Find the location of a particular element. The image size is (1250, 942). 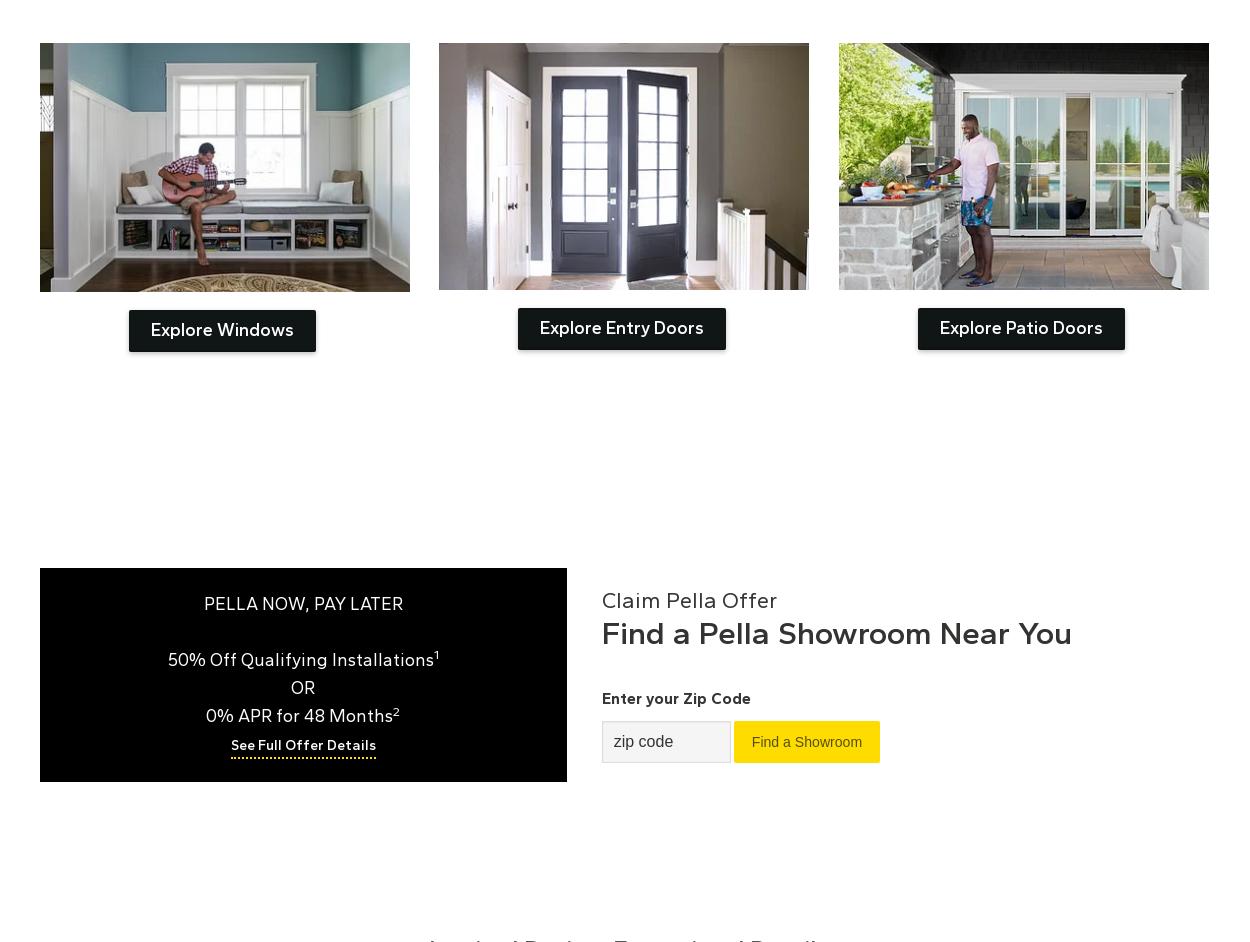

'OR' is located at coordinates (303, 687).